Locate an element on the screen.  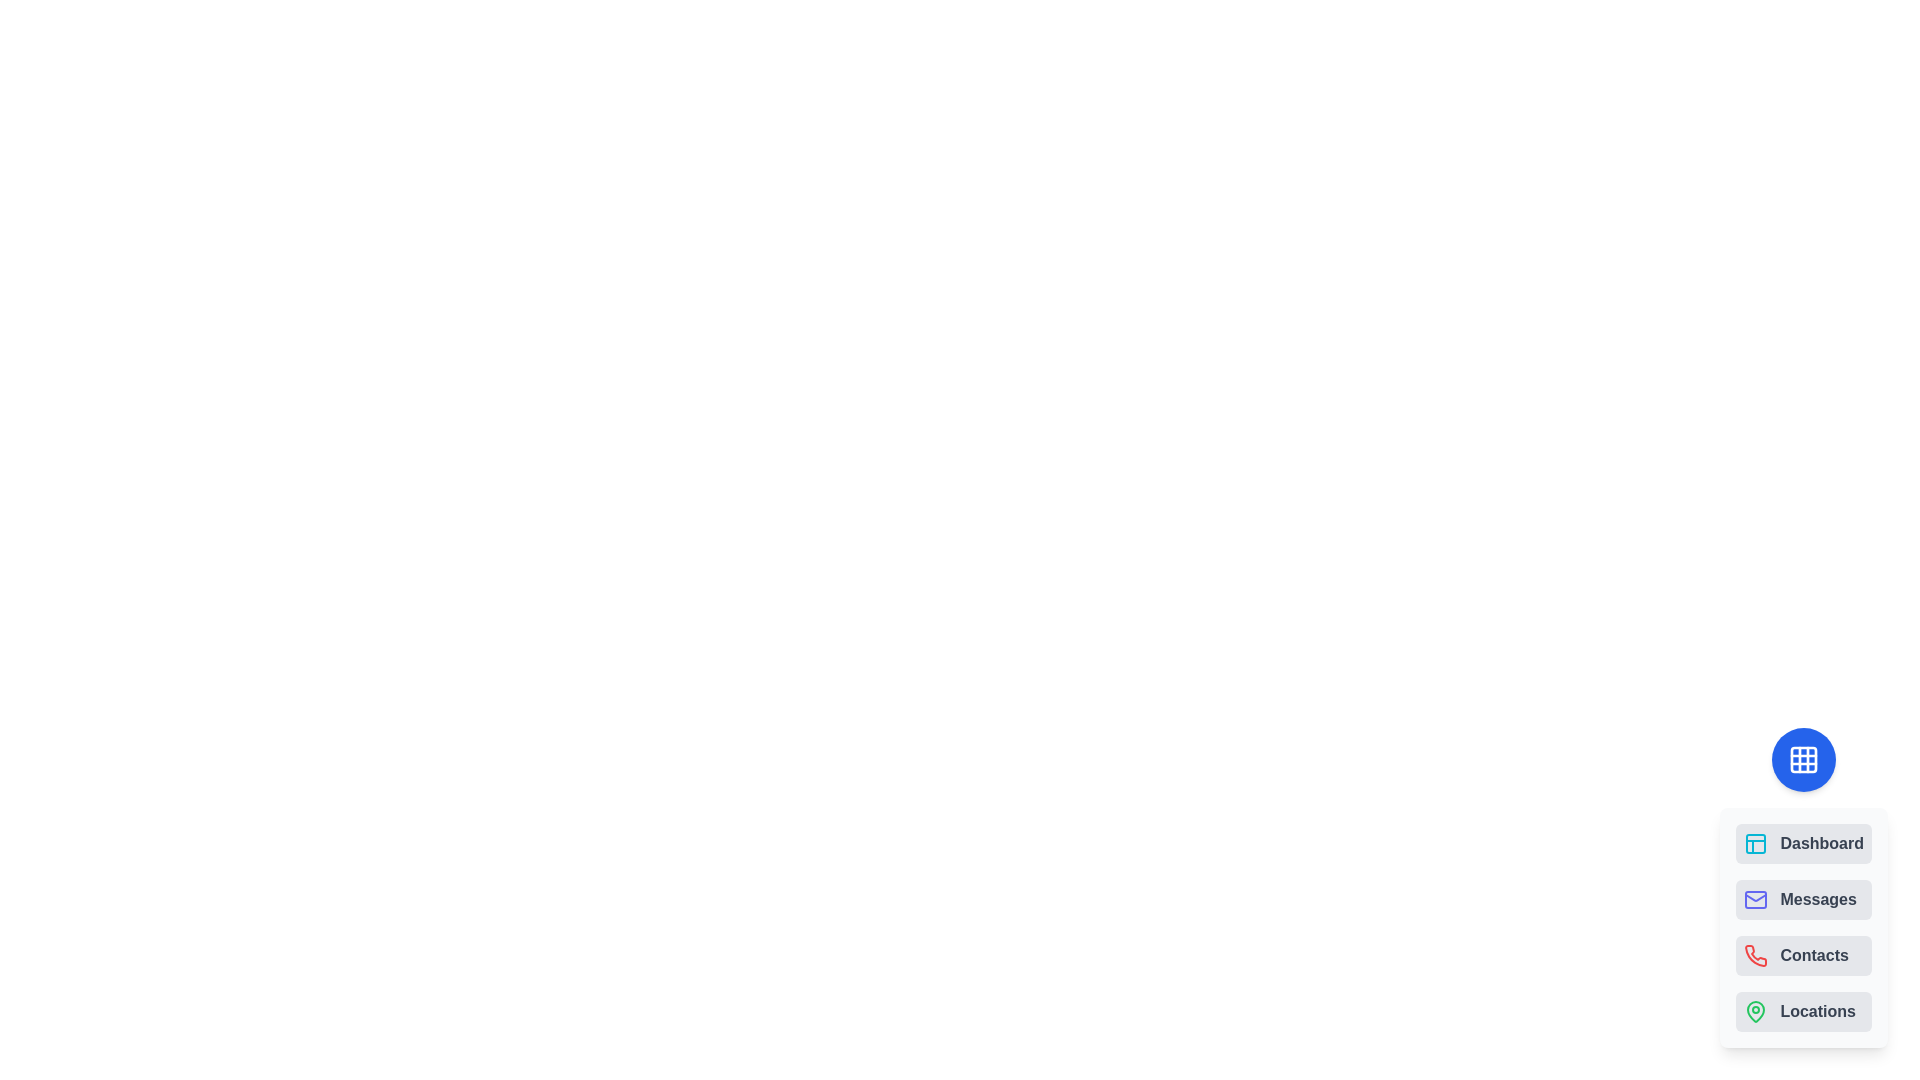
the navigation option Messages from the speed dial is located at coordinates (1804, 898).